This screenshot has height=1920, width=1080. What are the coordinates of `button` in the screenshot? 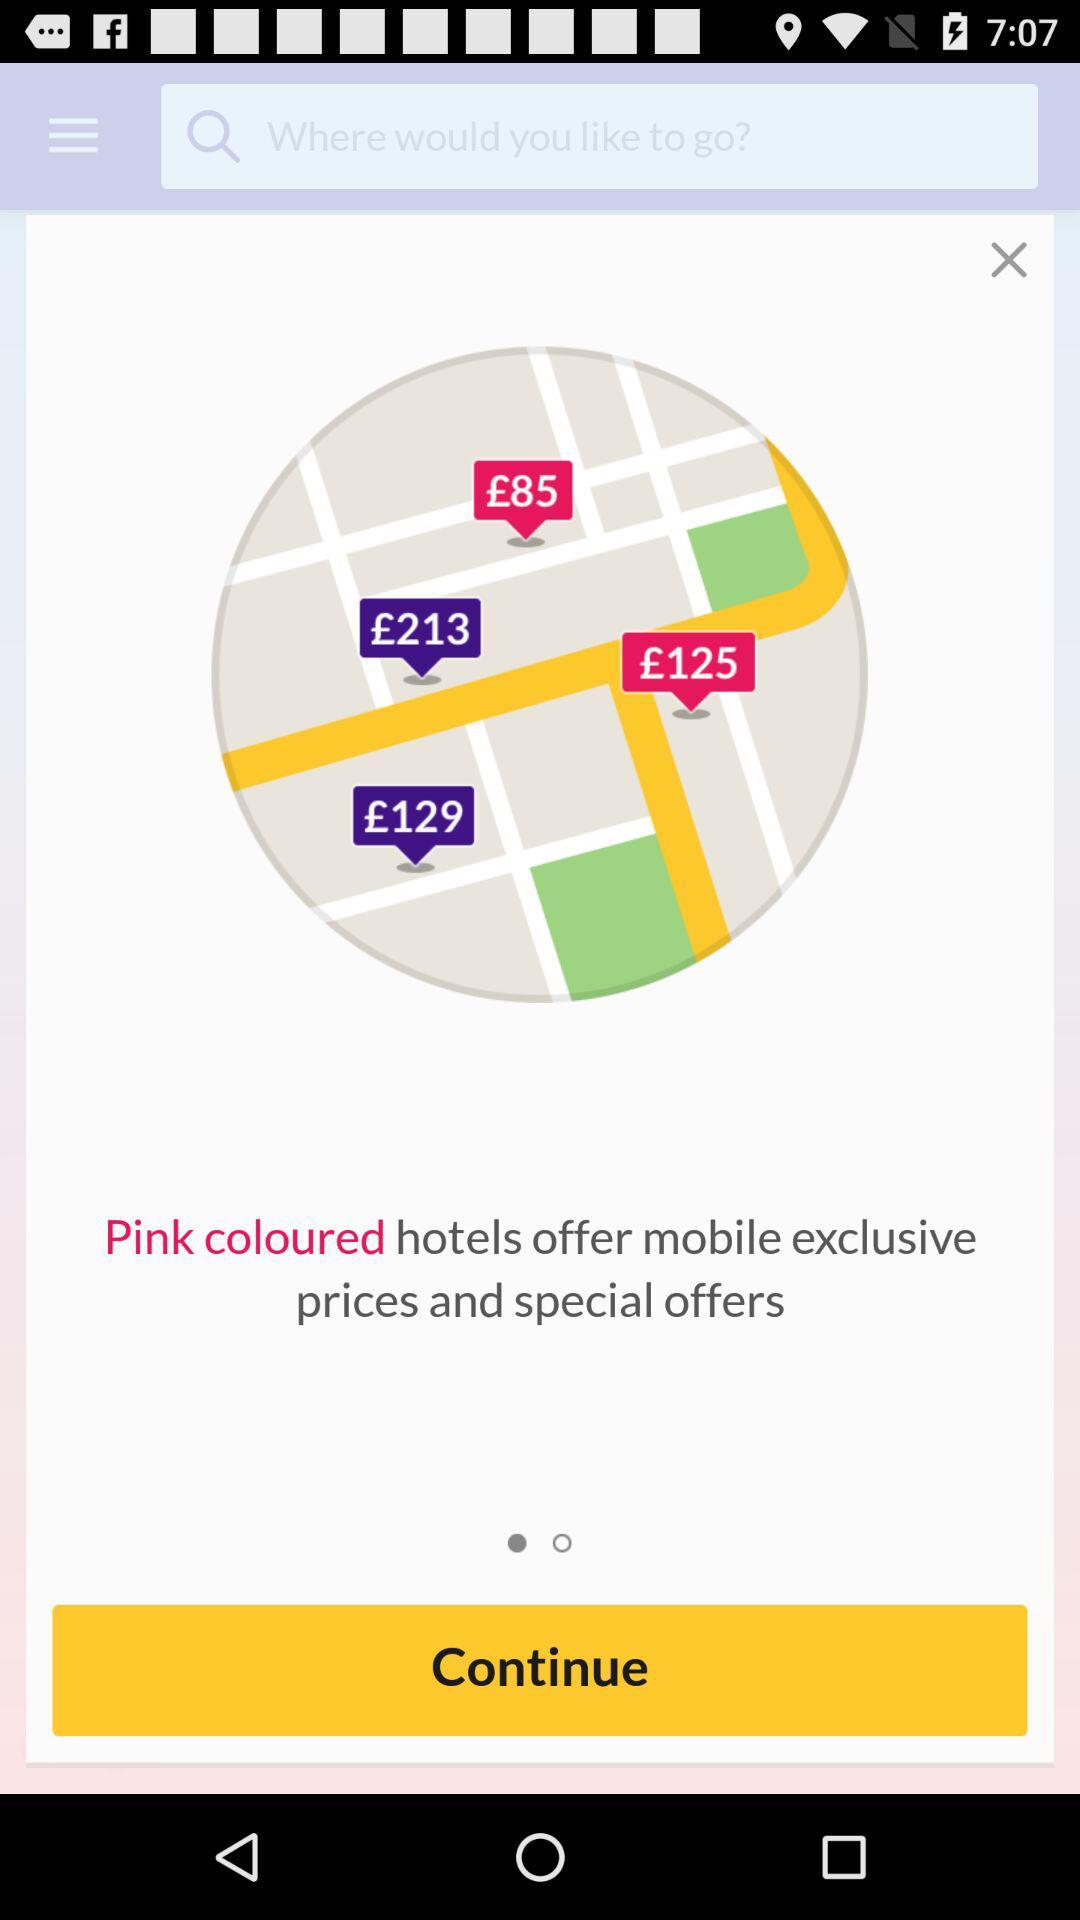 It's located at (1022, 245).